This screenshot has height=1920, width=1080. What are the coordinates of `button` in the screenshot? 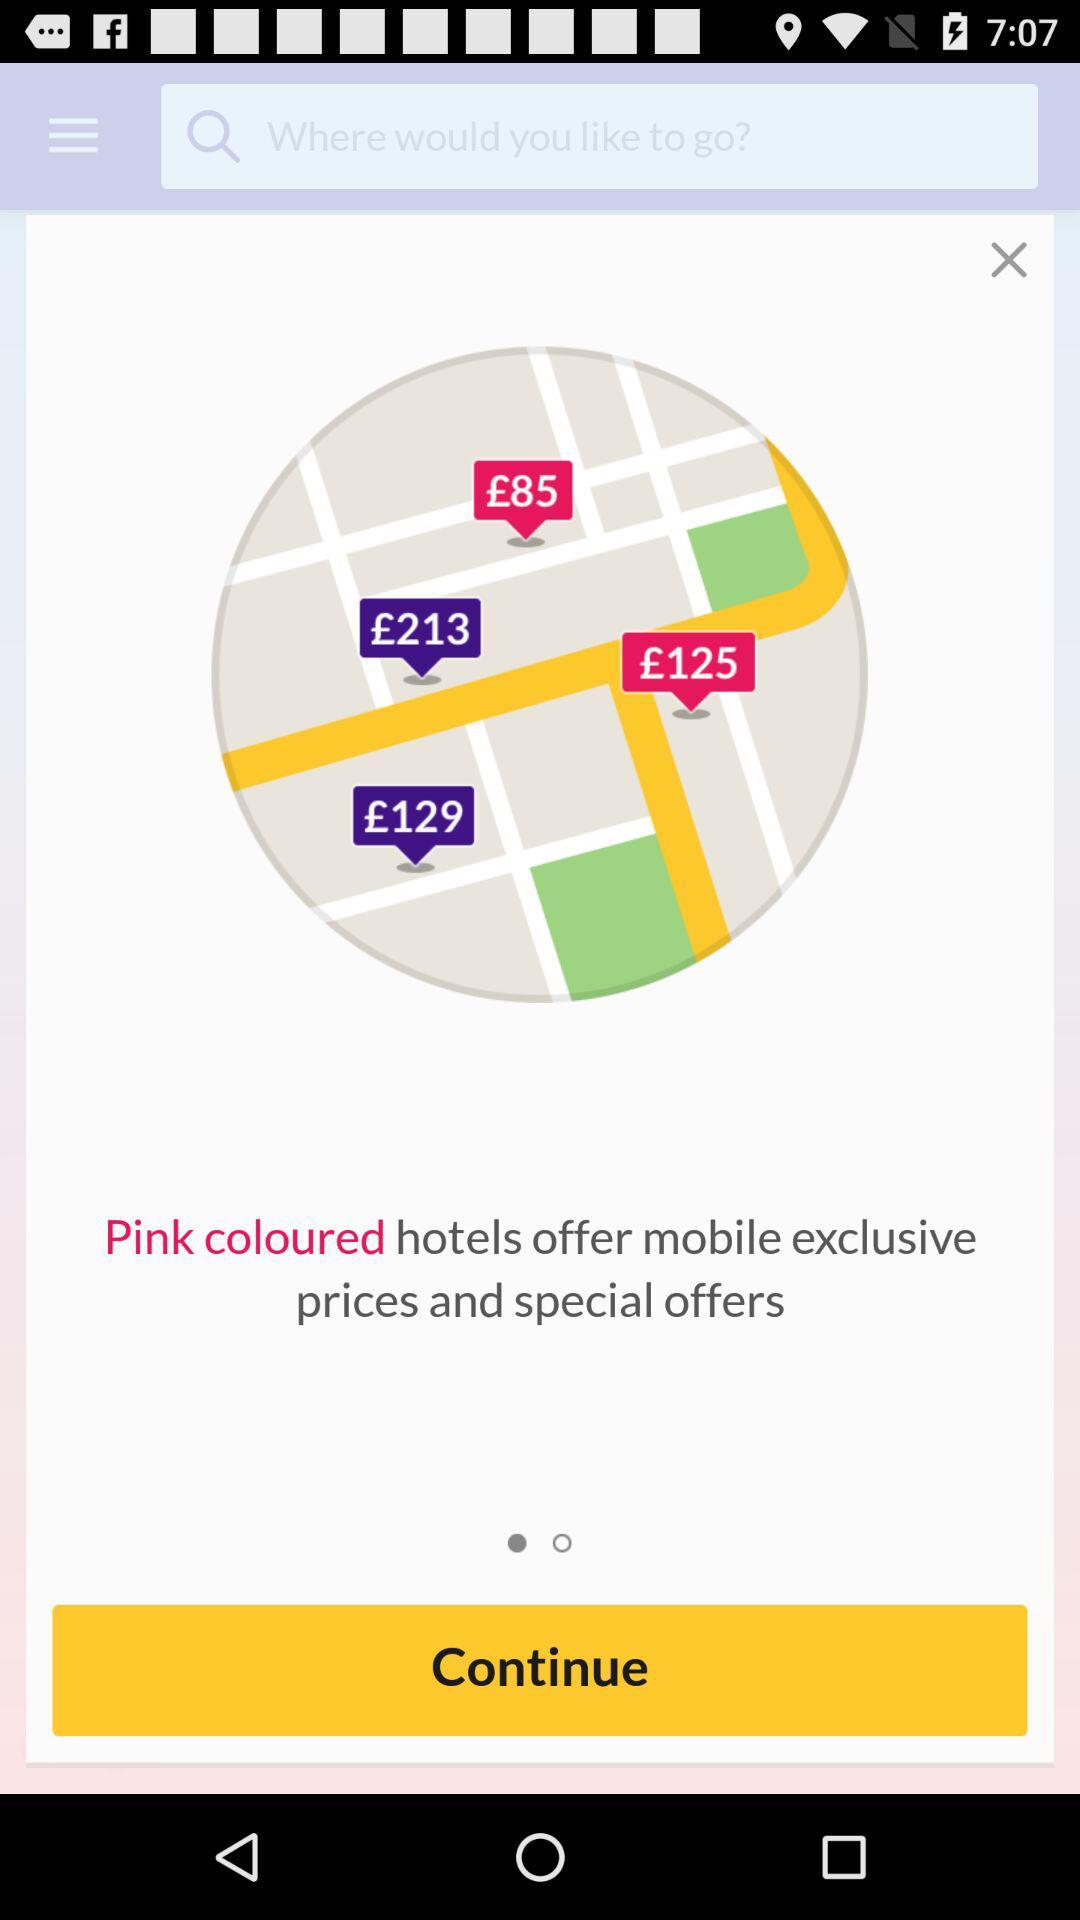 It's located at (1022, 245).